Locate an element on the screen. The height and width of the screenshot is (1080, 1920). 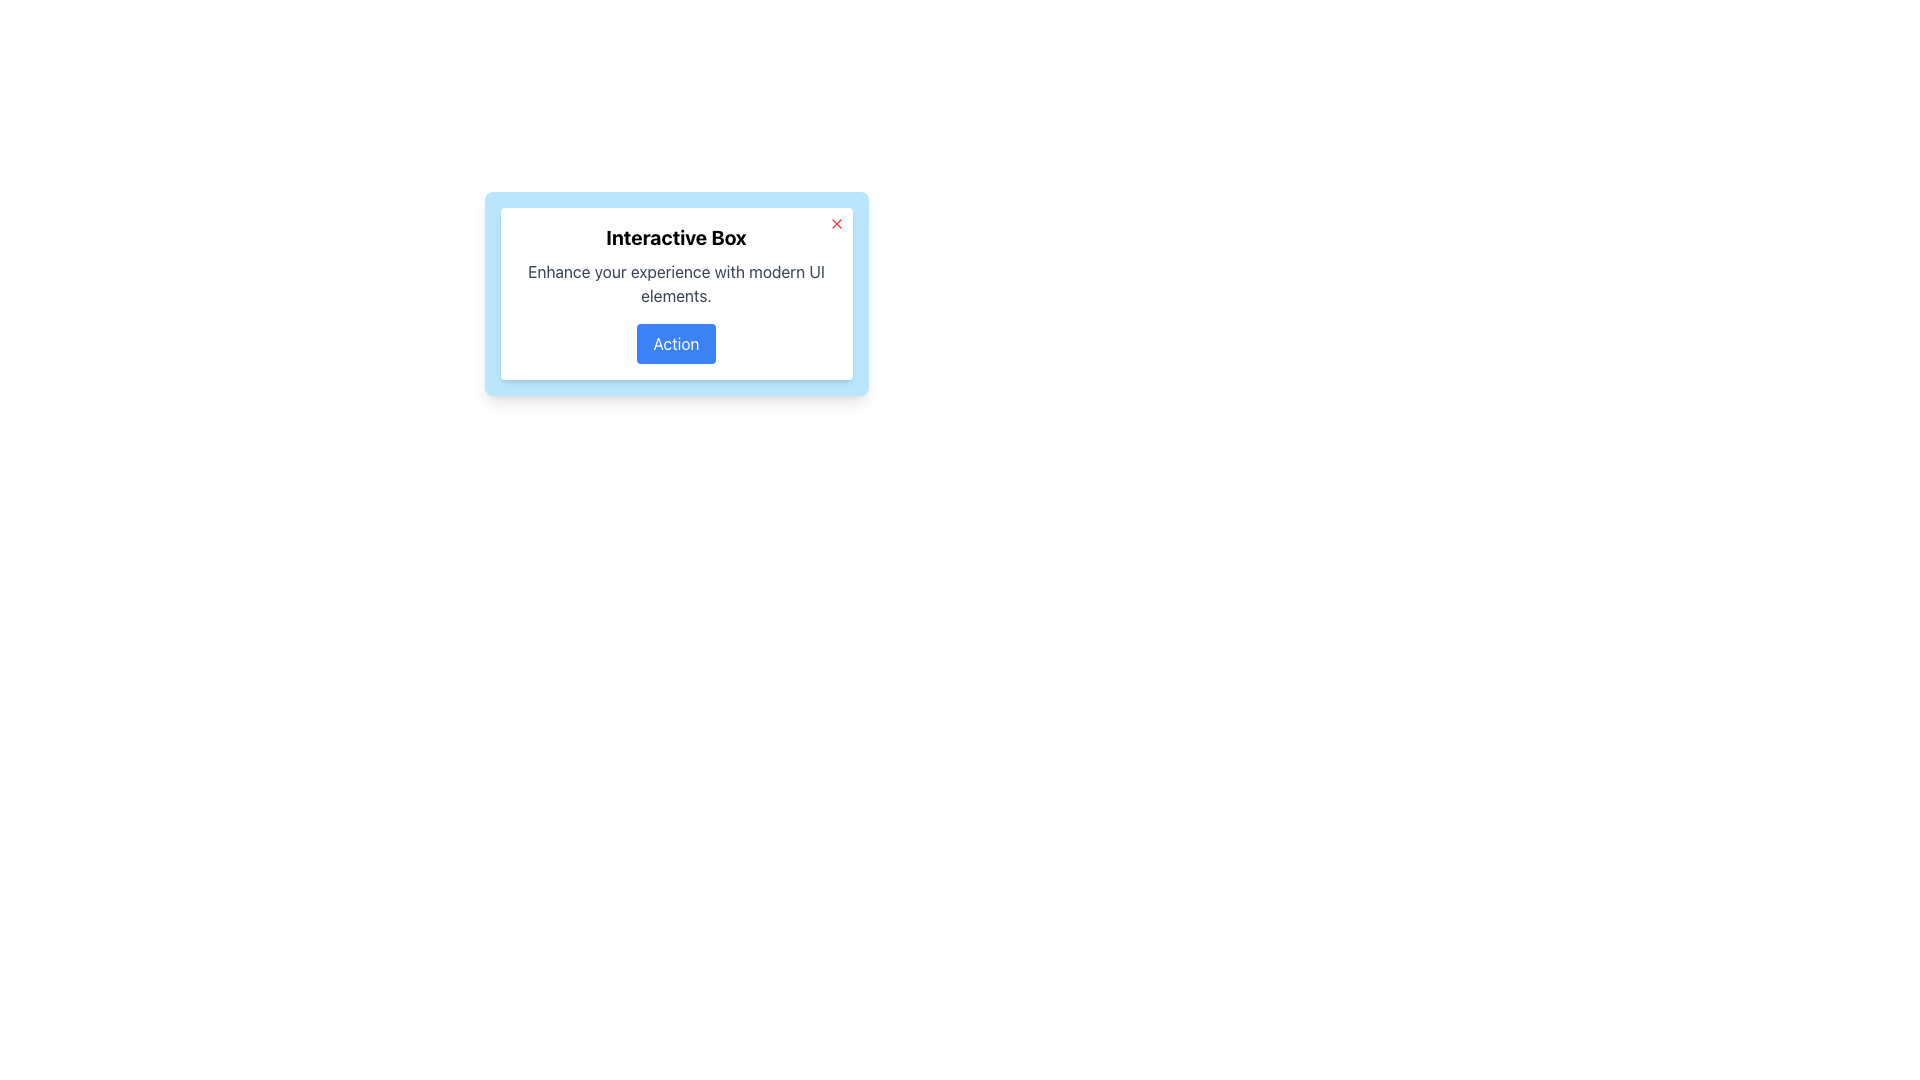
text from the label displaying 'Enhance your experience with modern UI elements.' which is styled in gray and located between the title 'Interactive Box' and the button labeled 'Action.' is located at coordinates (676, 284).